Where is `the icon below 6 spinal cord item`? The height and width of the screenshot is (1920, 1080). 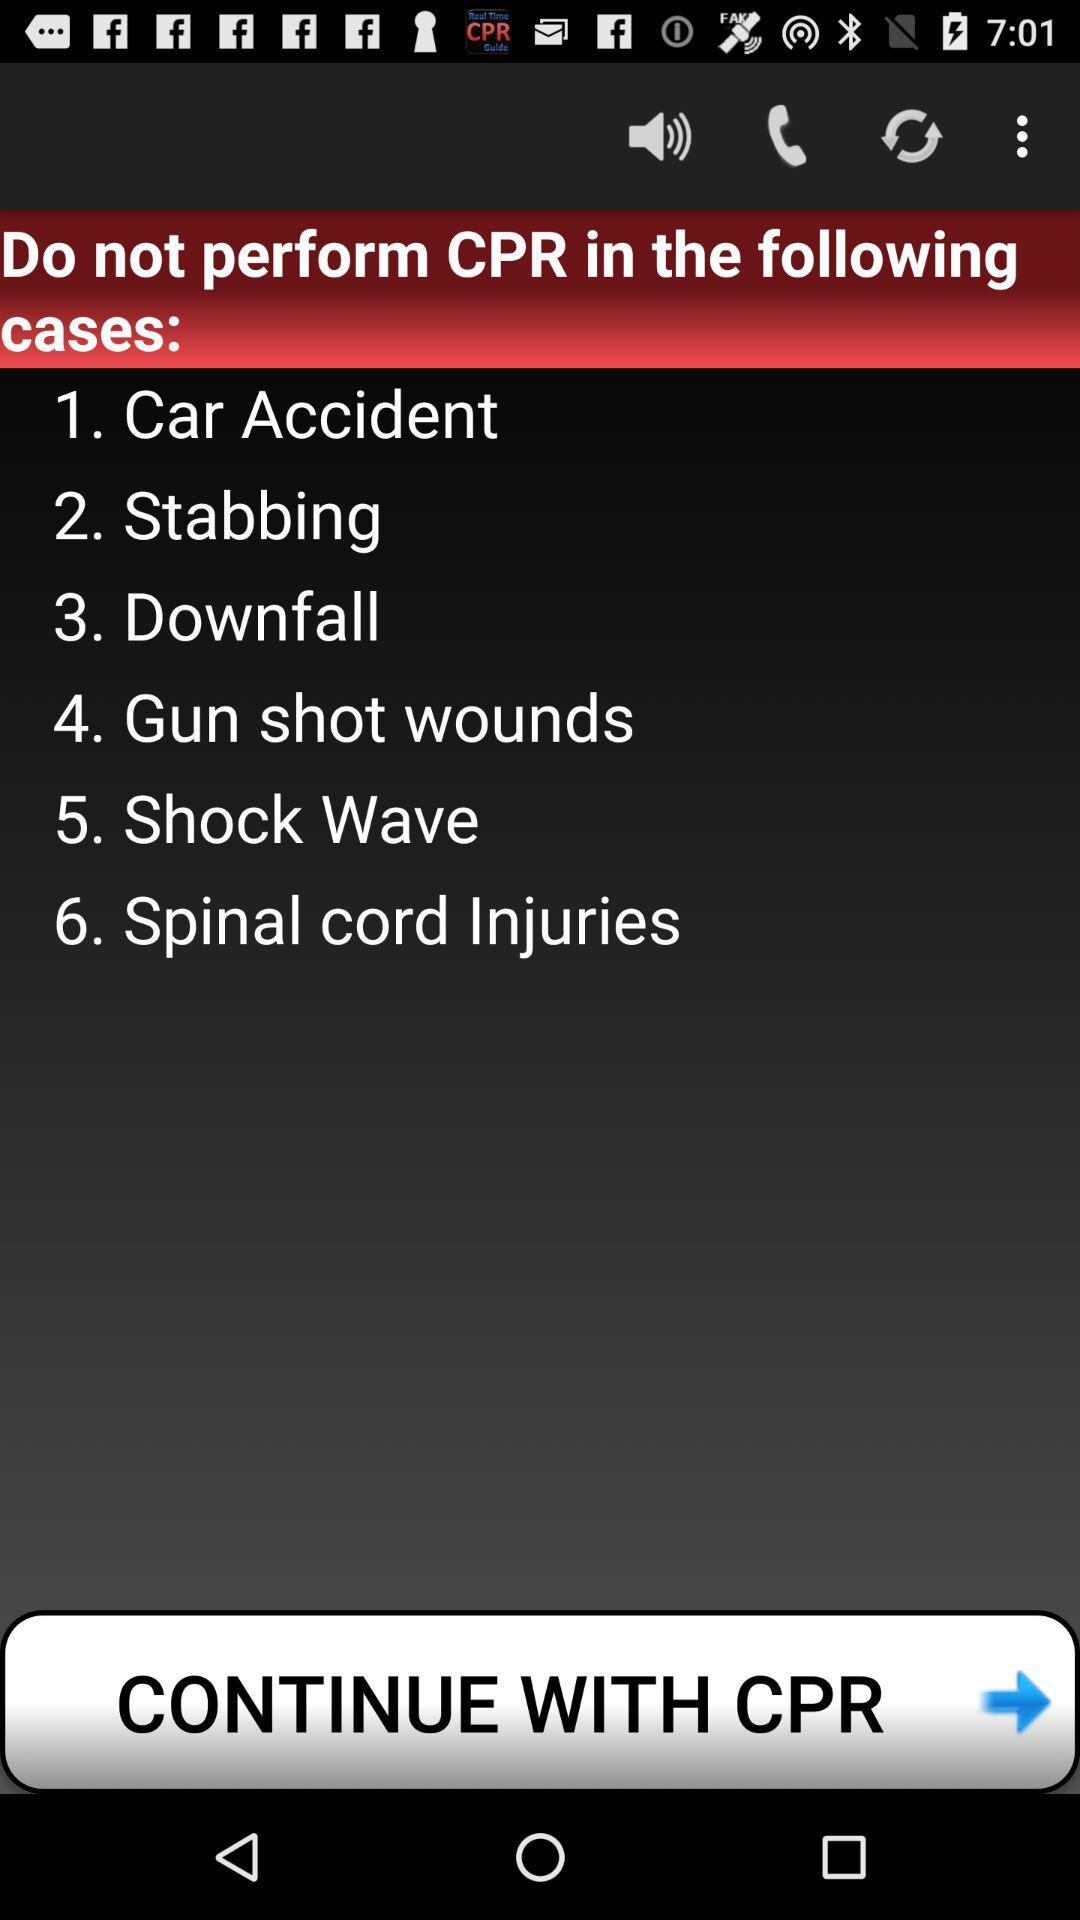 the icon below 6 spinal cord item is located at coordinates (540, 1701).